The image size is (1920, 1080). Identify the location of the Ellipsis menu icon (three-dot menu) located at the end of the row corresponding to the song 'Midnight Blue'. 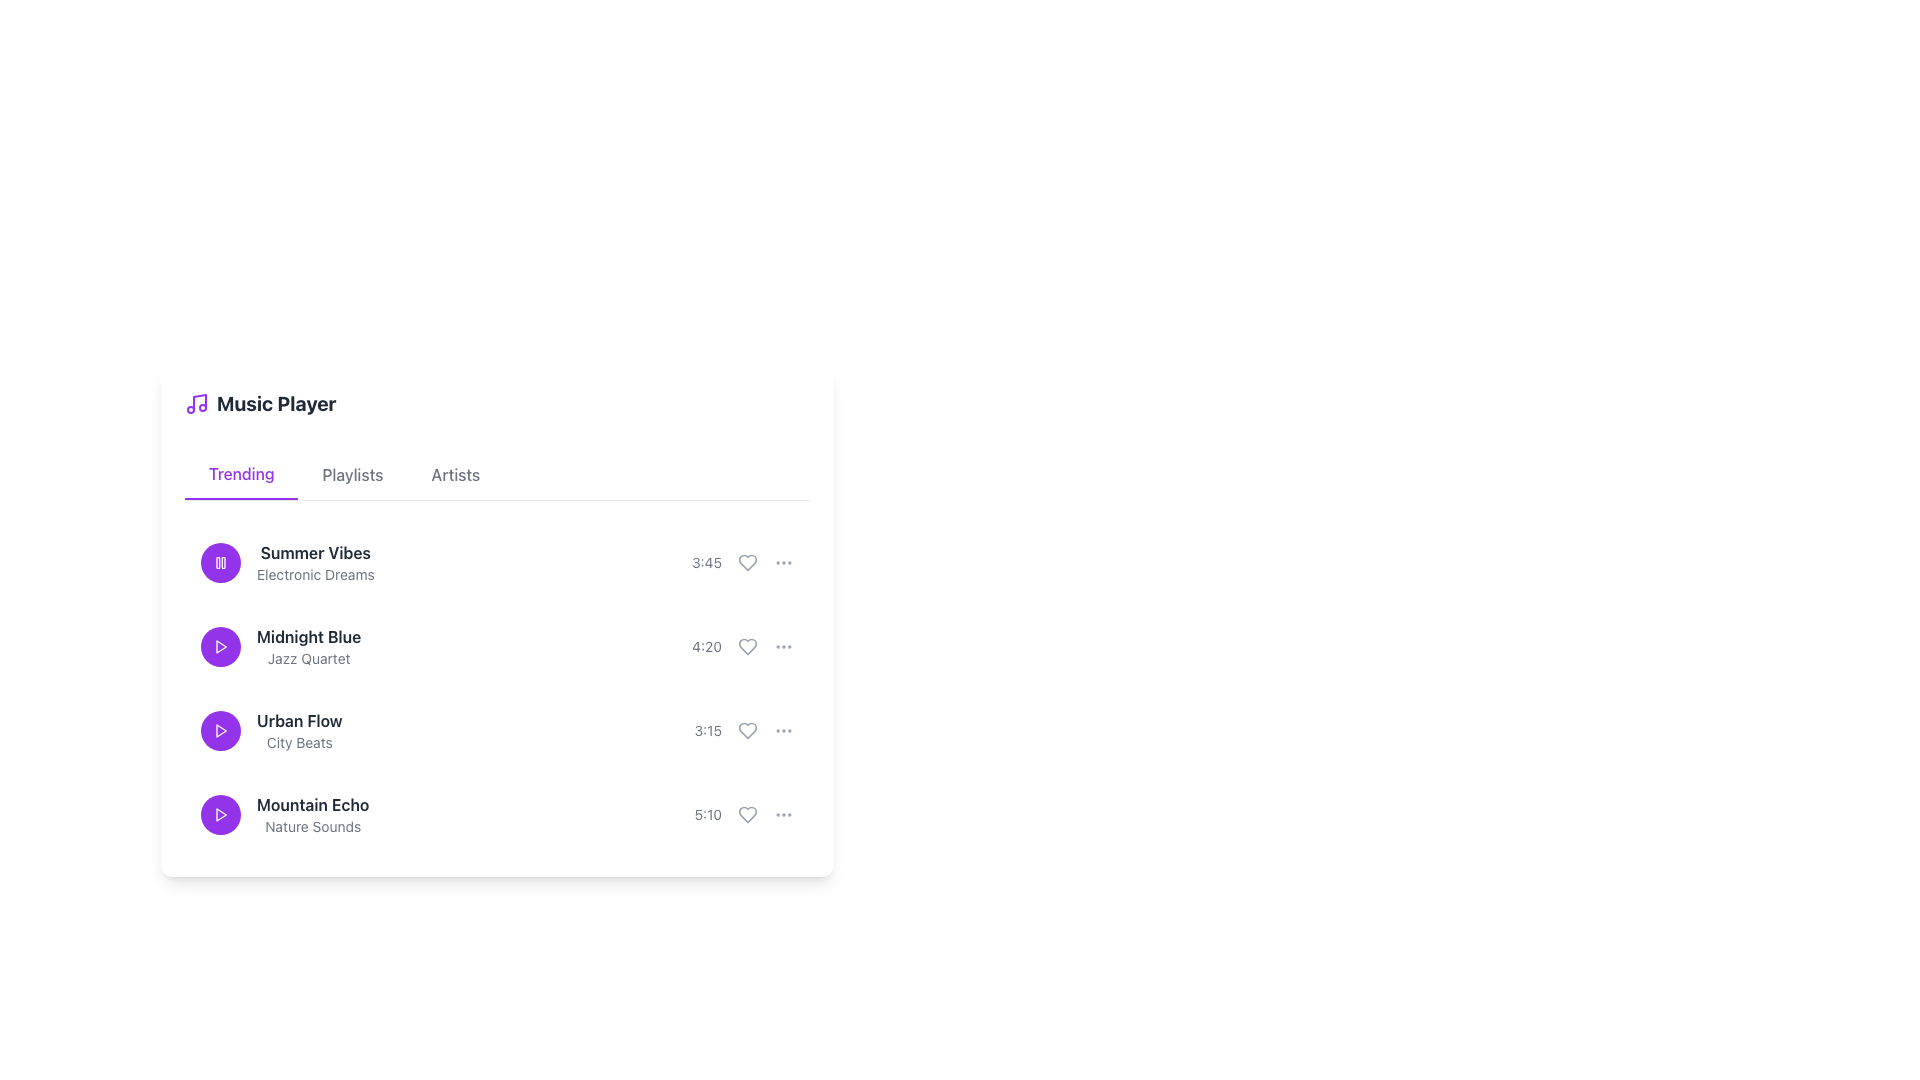
(782, 647).